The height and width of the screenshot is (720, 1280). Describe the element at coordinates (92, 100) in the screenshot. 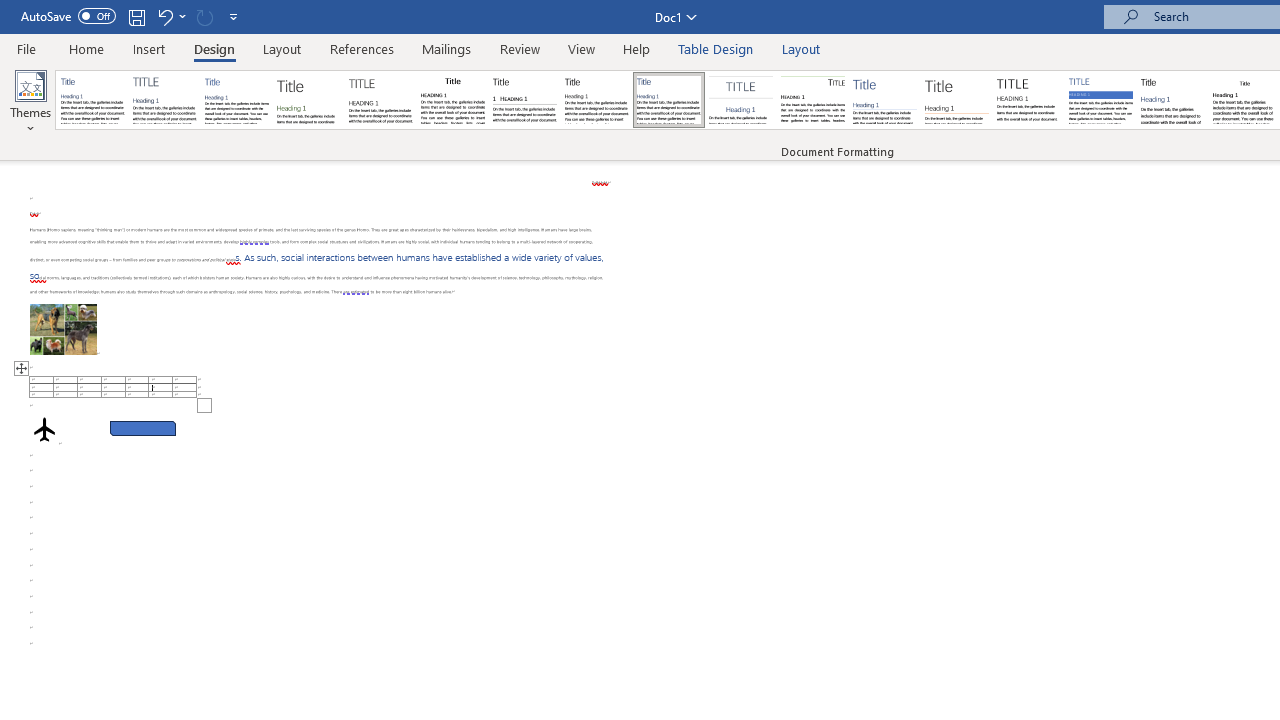

I see `'Document'` at that location.